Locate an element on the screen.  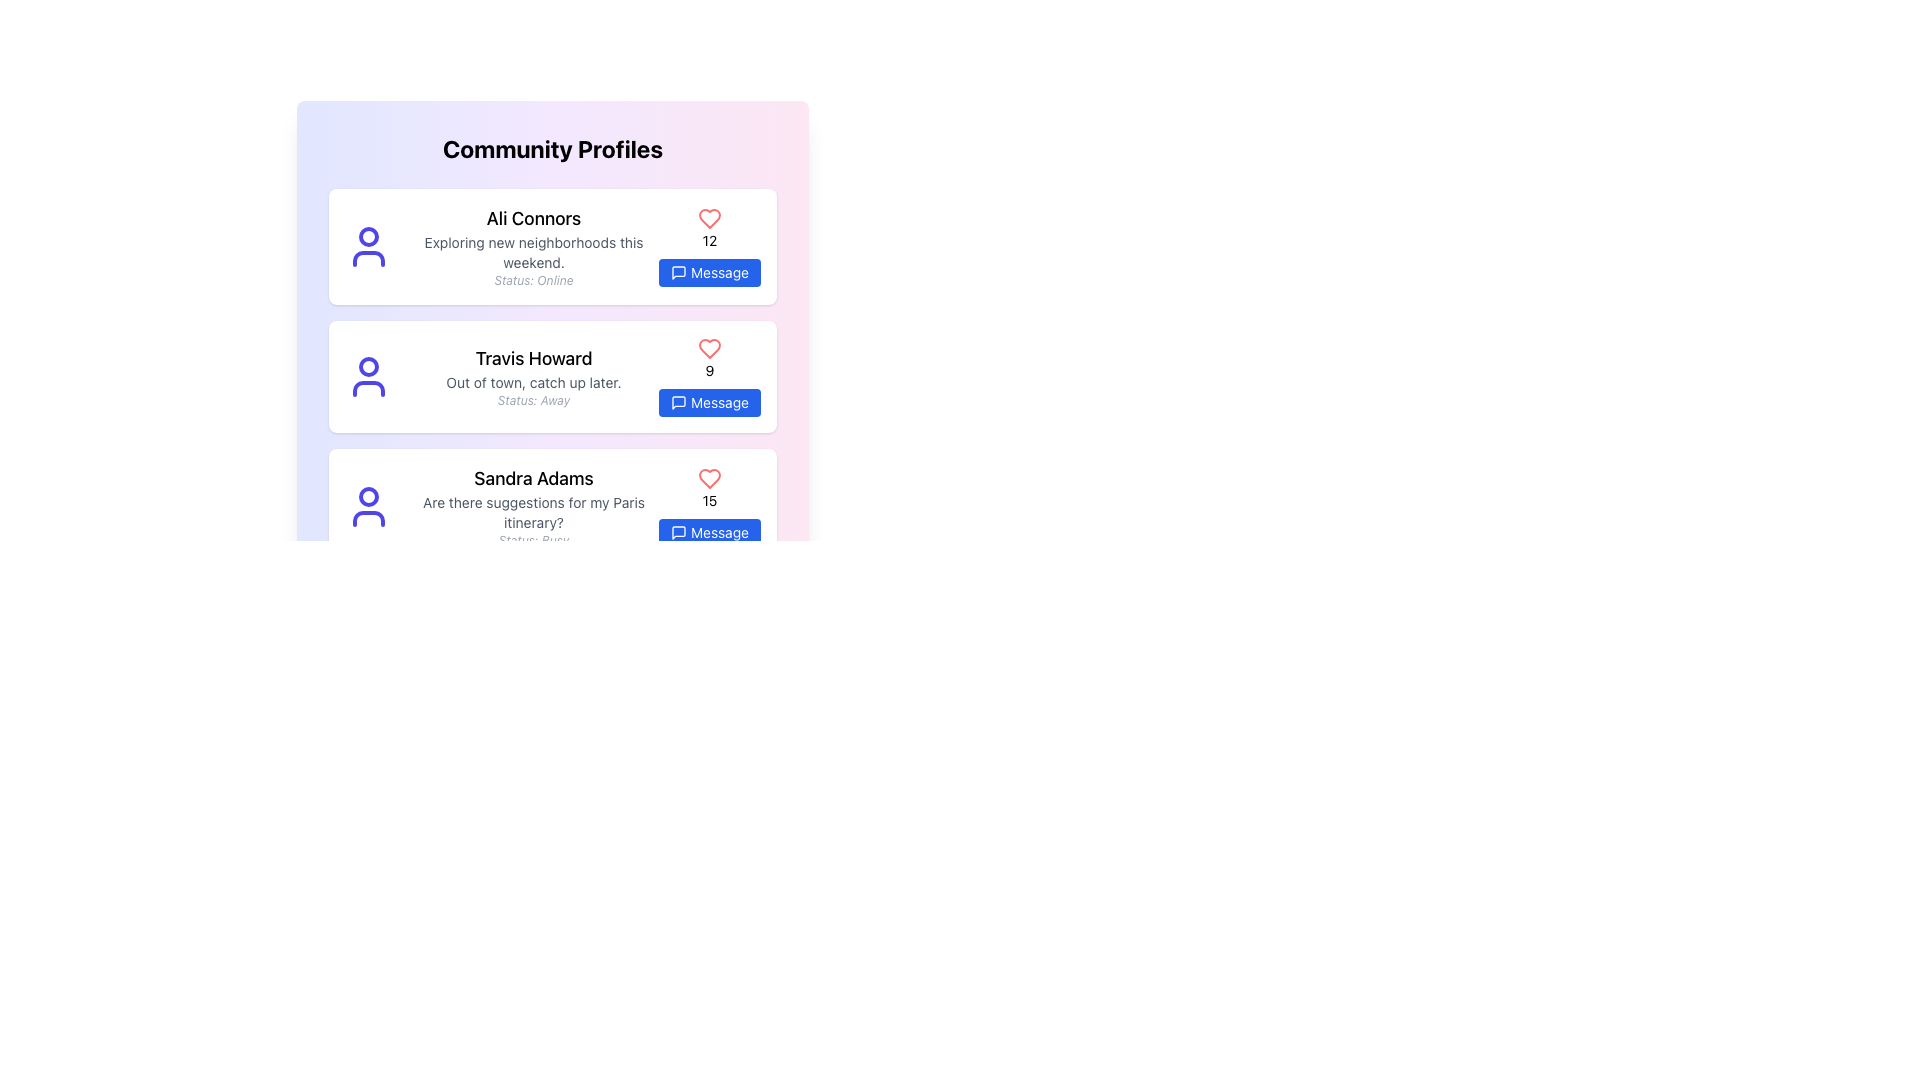
the status information displayed in the text label located below the 'Out of town, catch up later.' text and above the 'Message' button in the profile card is located at coordinates (533, 401).